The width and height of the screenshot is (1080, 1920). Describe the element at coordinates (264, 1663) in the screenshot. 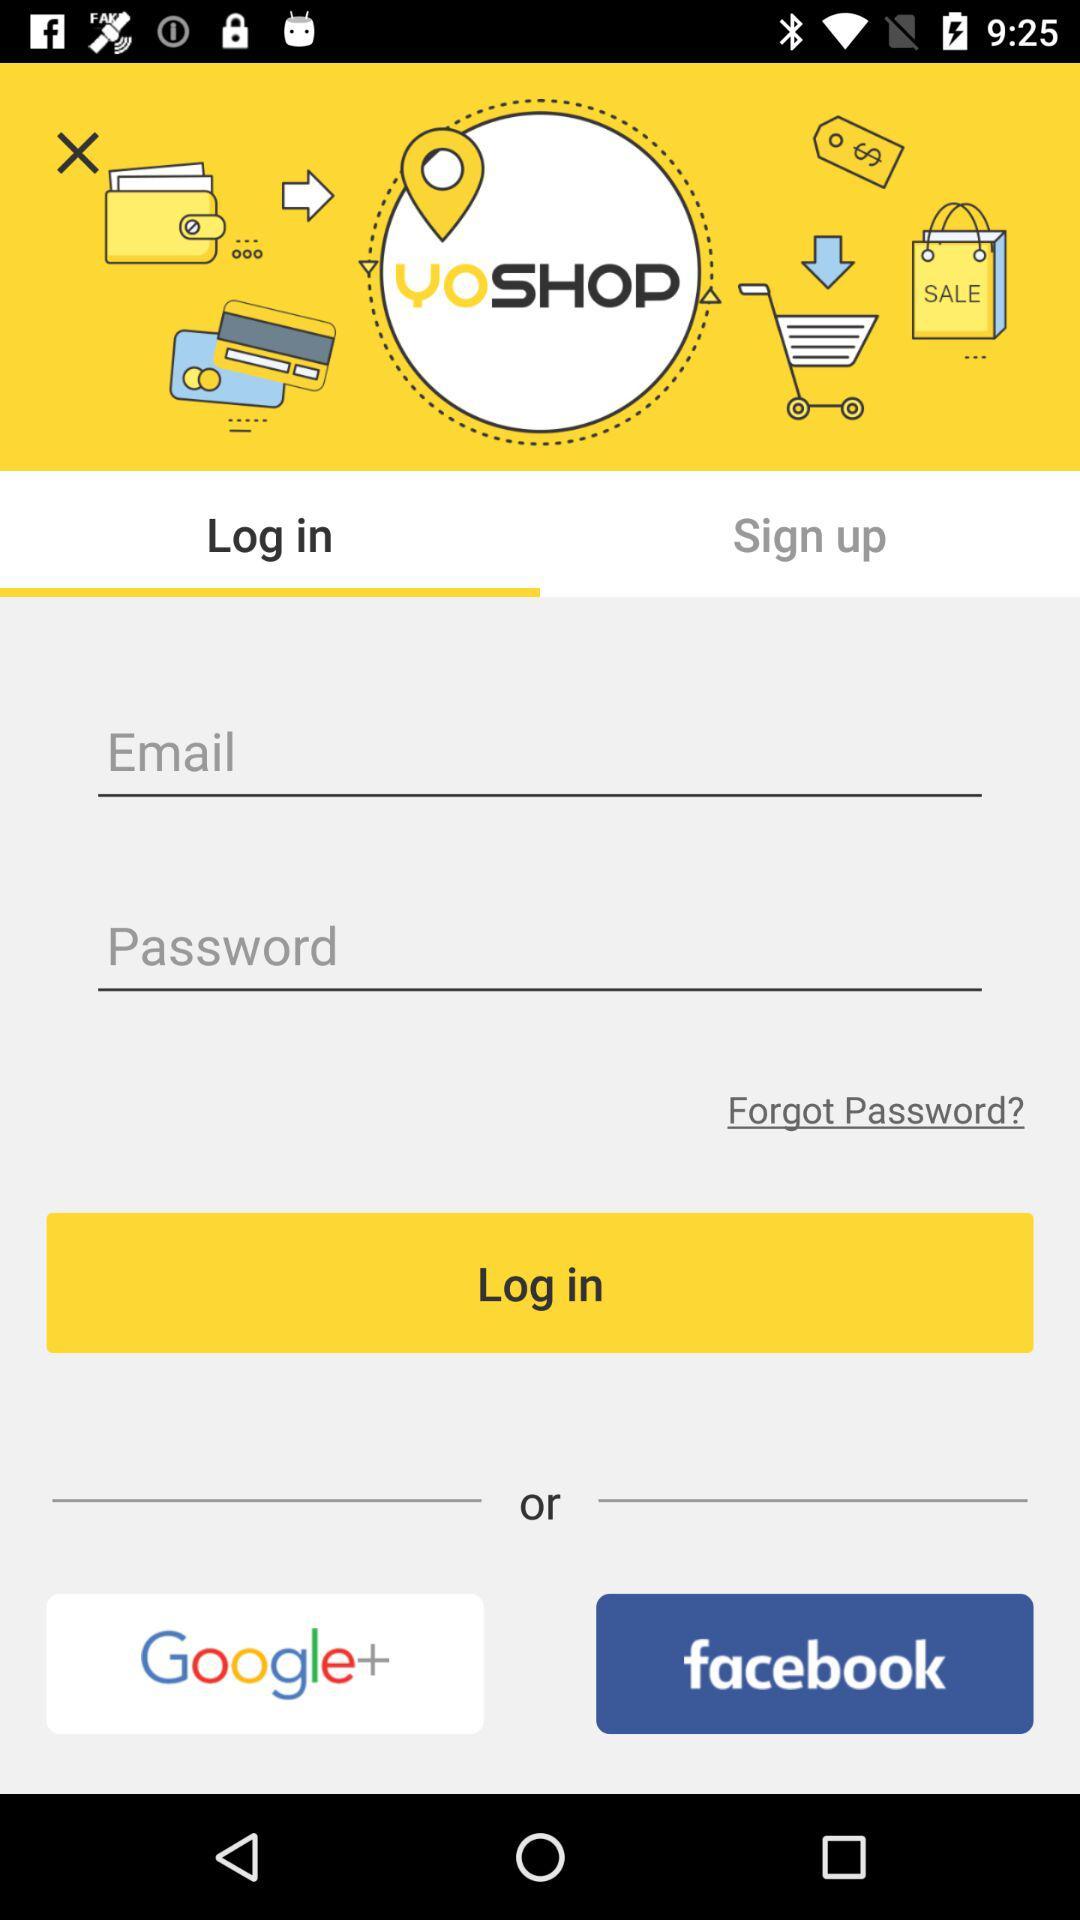

I see `sign in with google` at that location.